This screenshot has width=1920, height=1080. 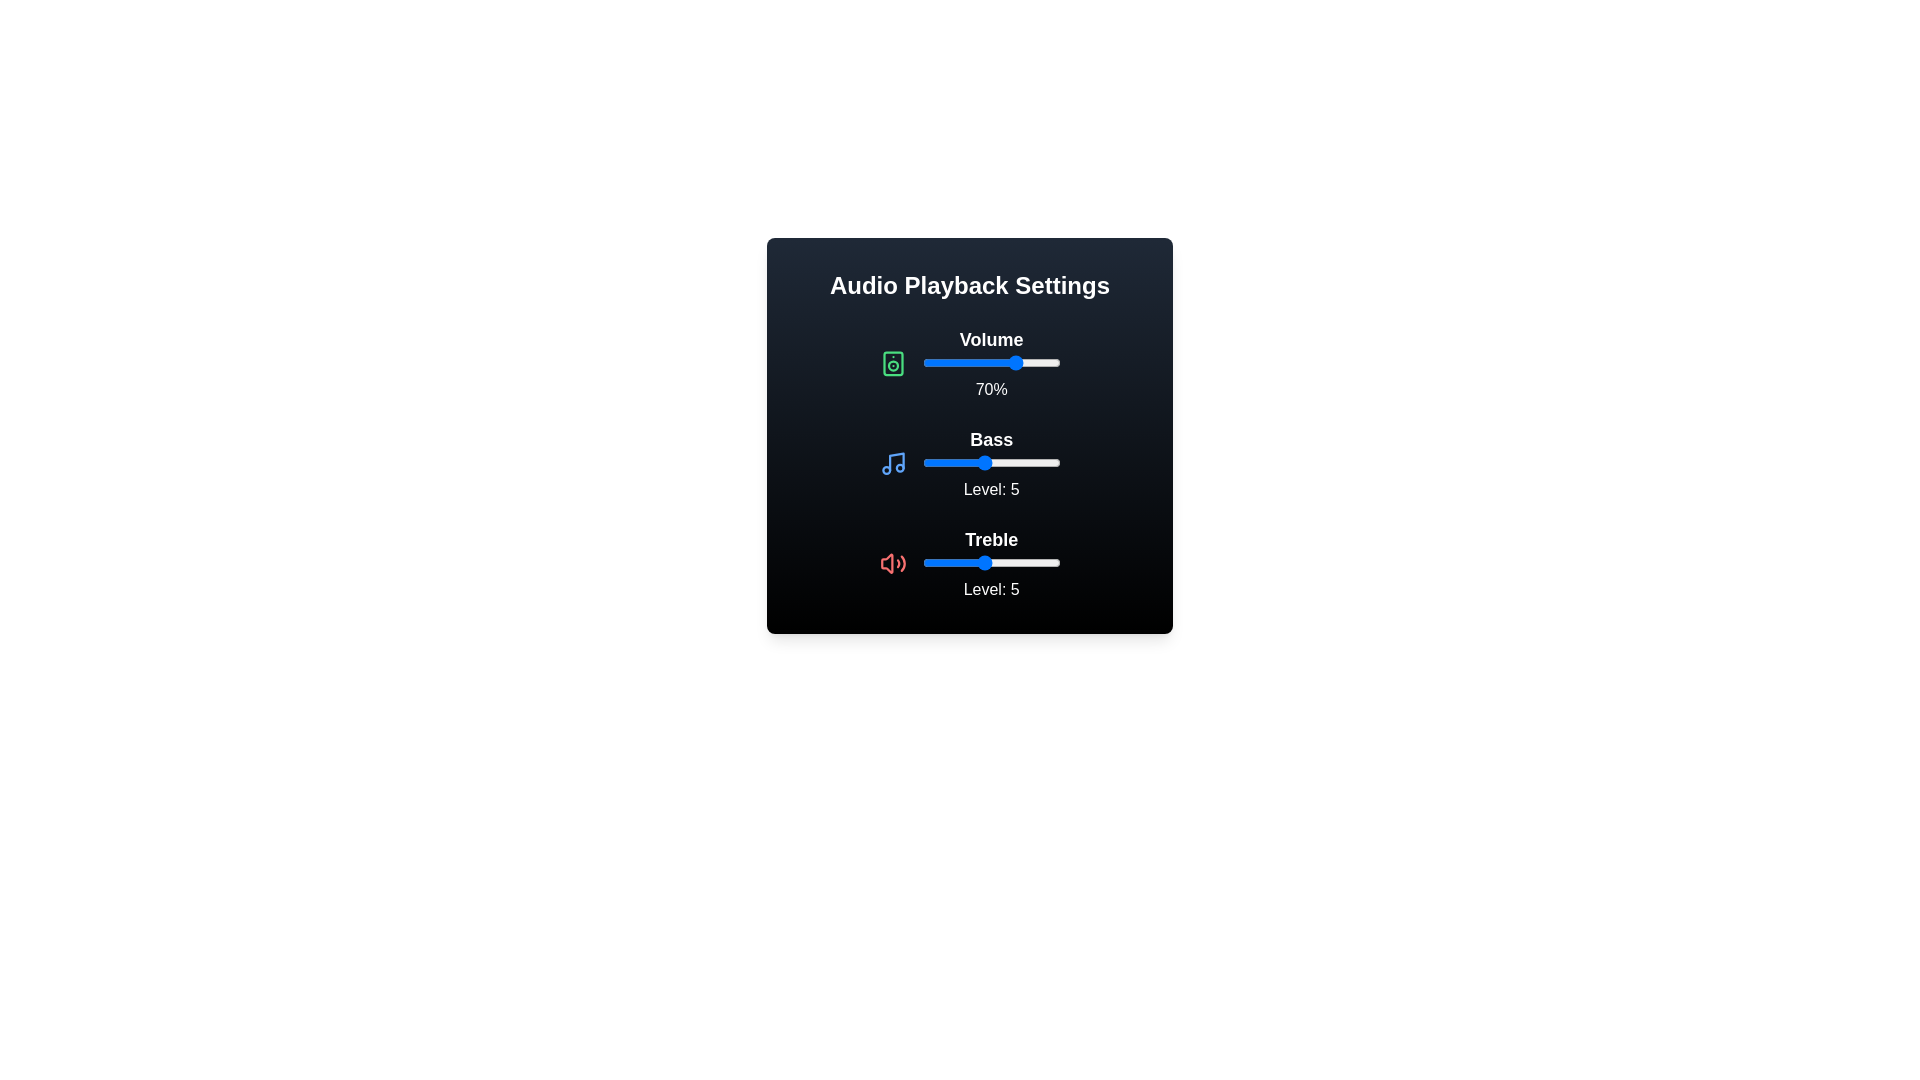 What do you see at coordinates (986, 362) in the screenshot?
I see `the volume slider` at bounding box center [986, 362].